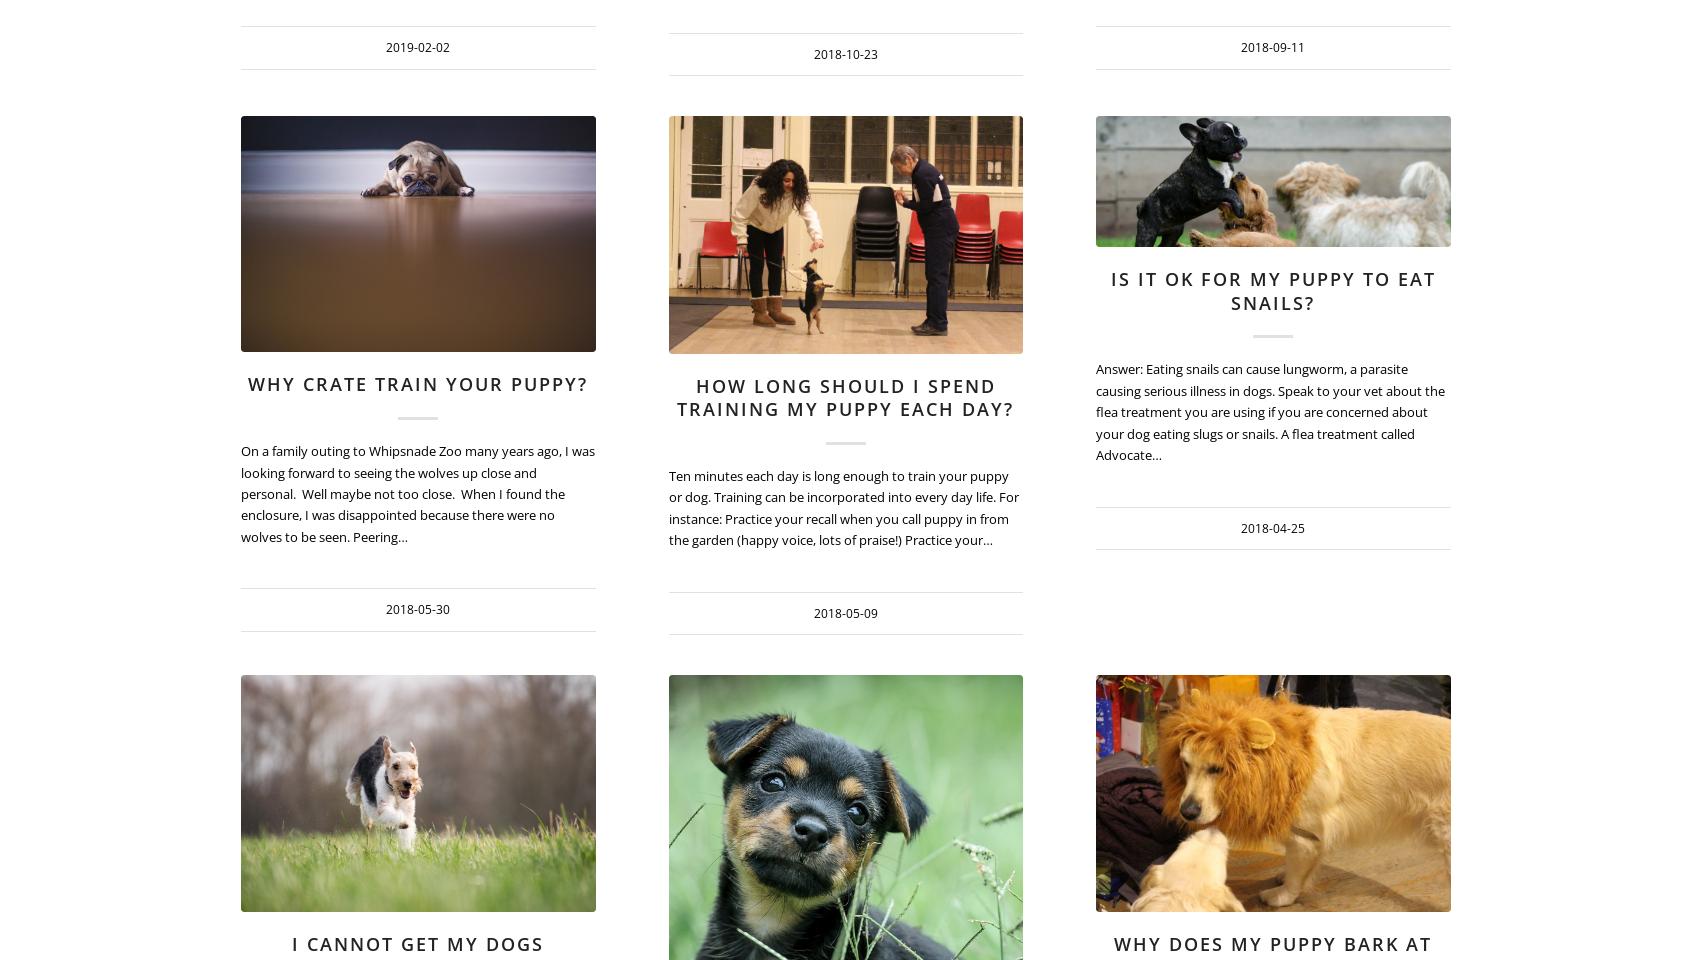  What do you see at coordinates (700, 253) in the screenshot?
I see `'2018-05-30 15:12:03'` at bounding box center [700, 253].